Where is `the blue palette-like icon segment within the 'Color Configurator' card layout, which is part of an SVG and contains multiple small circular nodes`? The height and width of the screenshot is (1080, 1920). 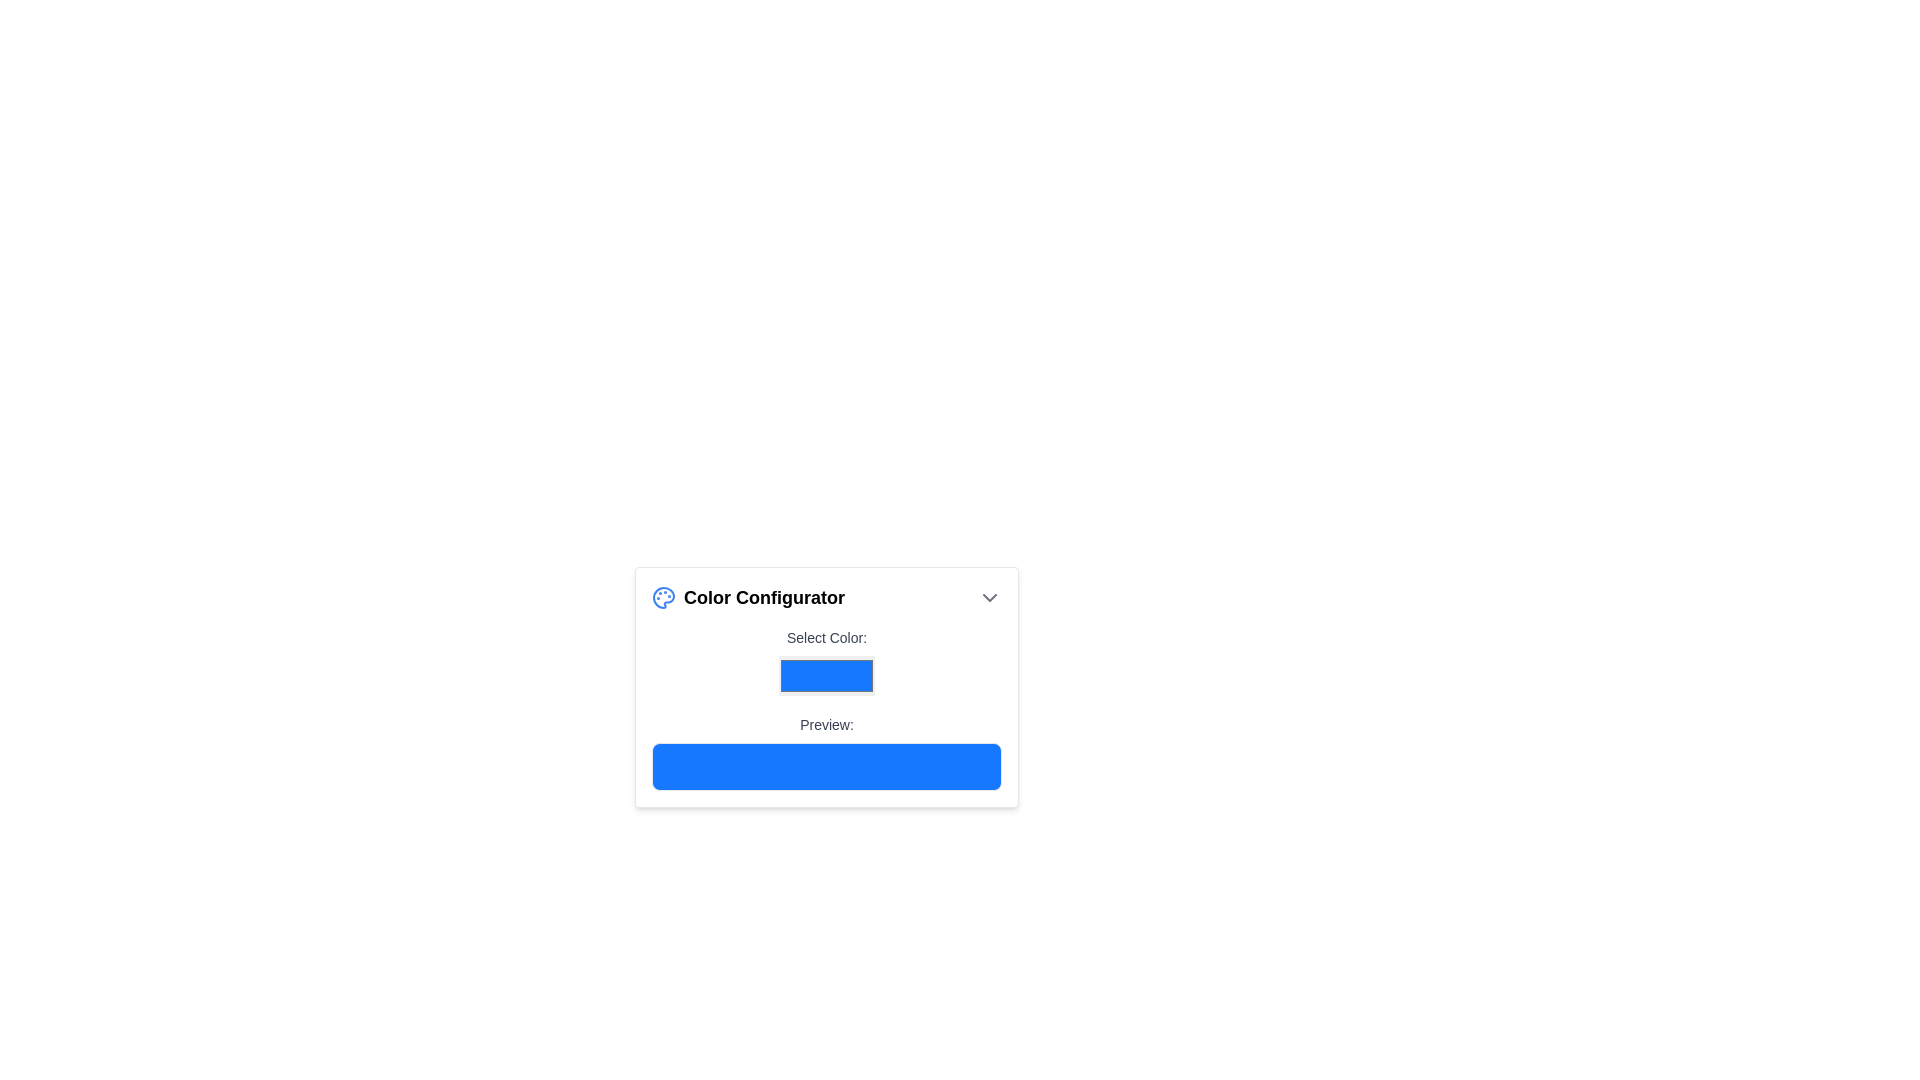
the blue palette-like icon segment within the 'Color Configurator' card layout, which is part of an SVG and contains multiple small circular nodes is located at coordinates (663, 596).